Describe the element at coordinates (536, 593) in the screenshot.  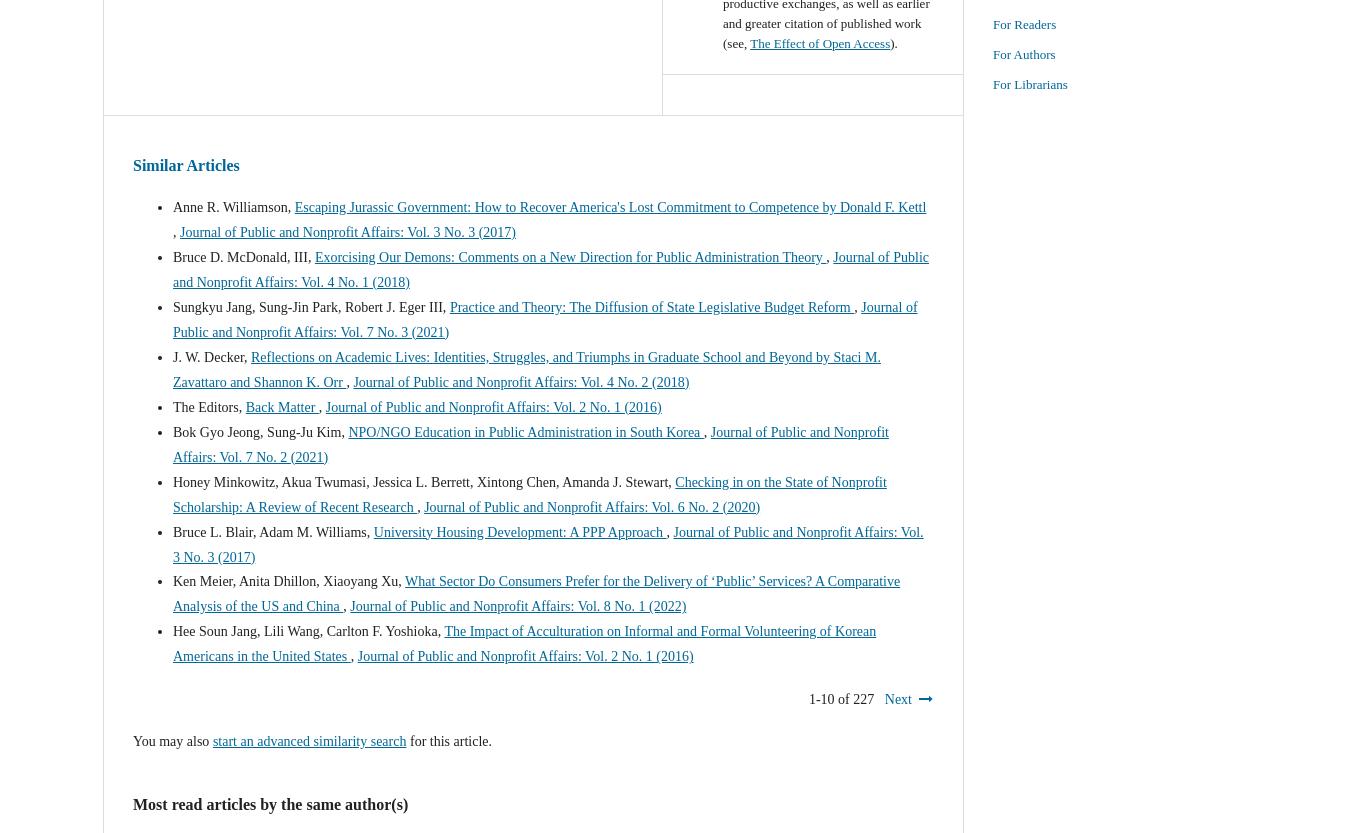
I see `'What Sector Do Consumers Prefer for the Delivery of ‘Public’ Services? A Comparative Analysis of the US and China'` at that location.